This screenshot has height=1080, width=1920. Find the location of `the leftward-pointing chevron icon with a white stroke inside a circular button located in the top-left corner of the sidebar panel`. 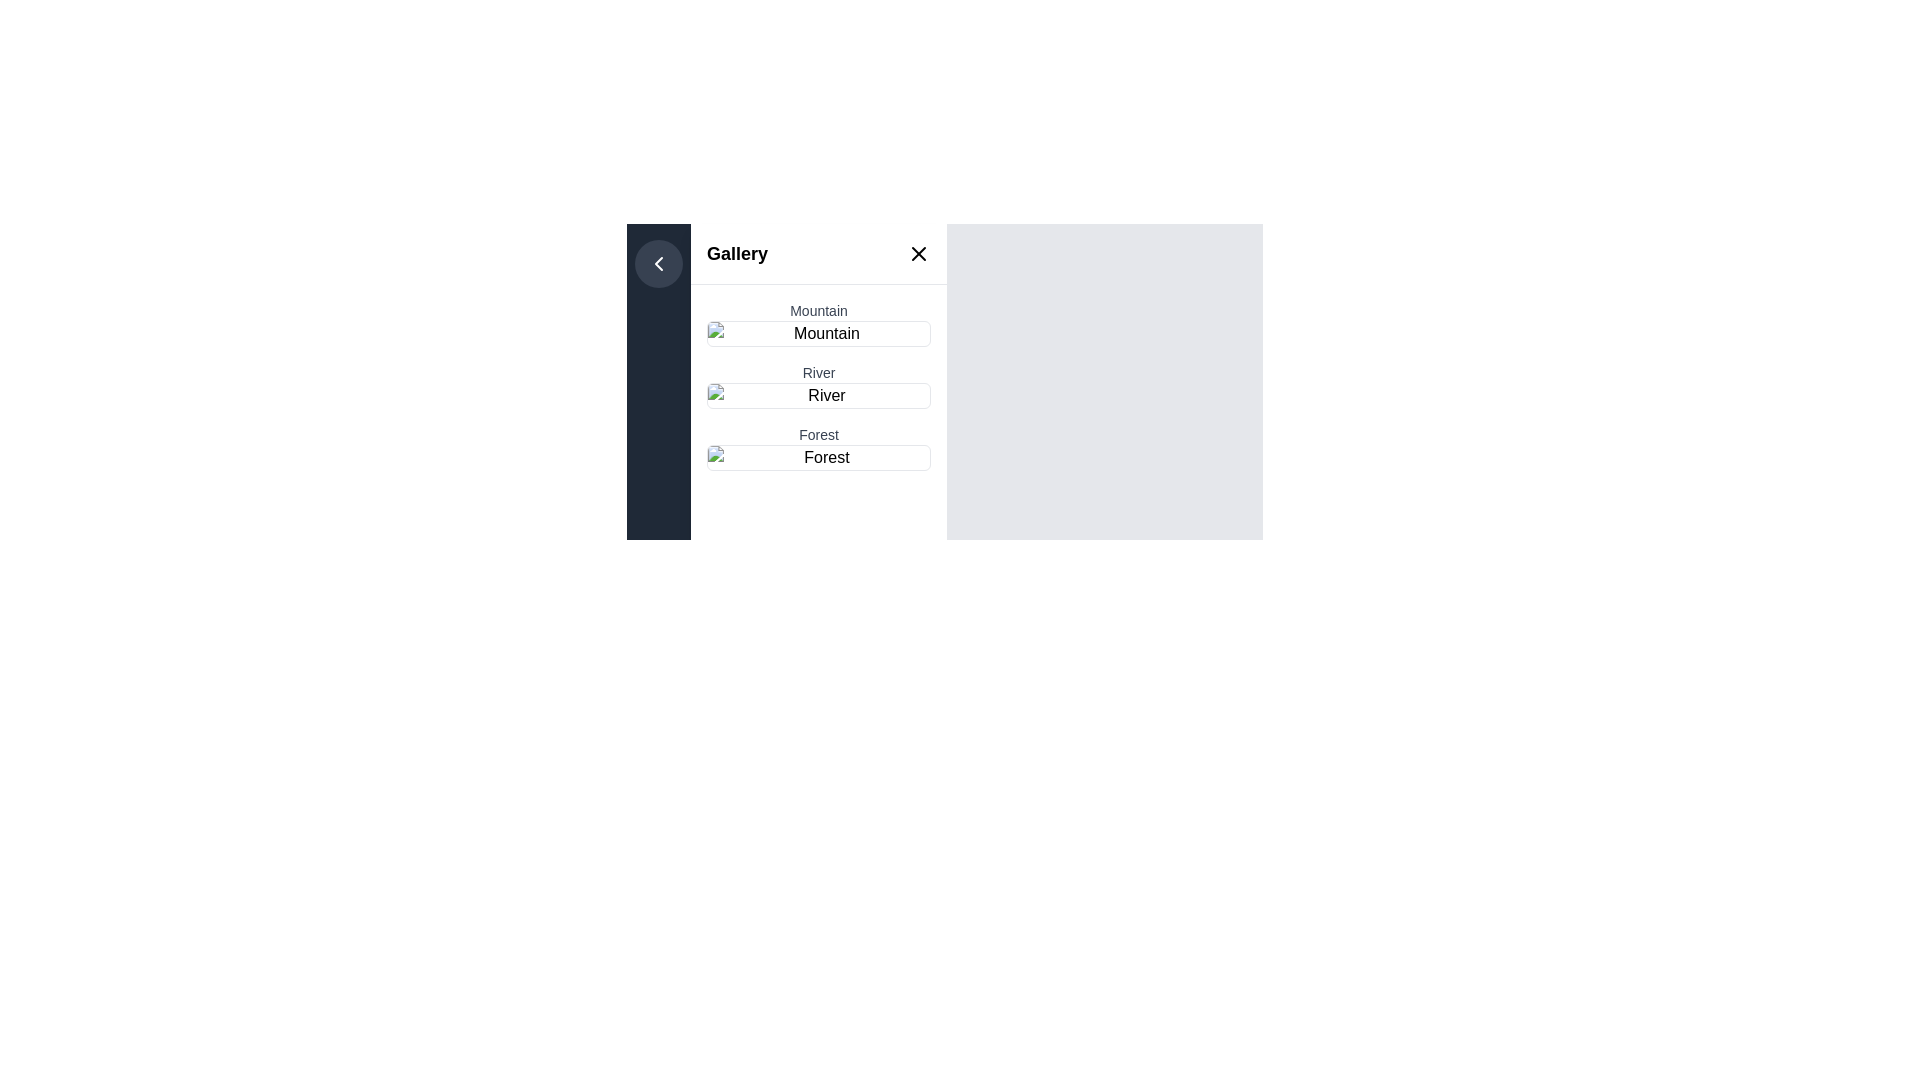

the leftward-pointing chevron icon with a white stroke inside a circular button located in the top-left corner of the sidebar panel is located at coordinates (658, 262).